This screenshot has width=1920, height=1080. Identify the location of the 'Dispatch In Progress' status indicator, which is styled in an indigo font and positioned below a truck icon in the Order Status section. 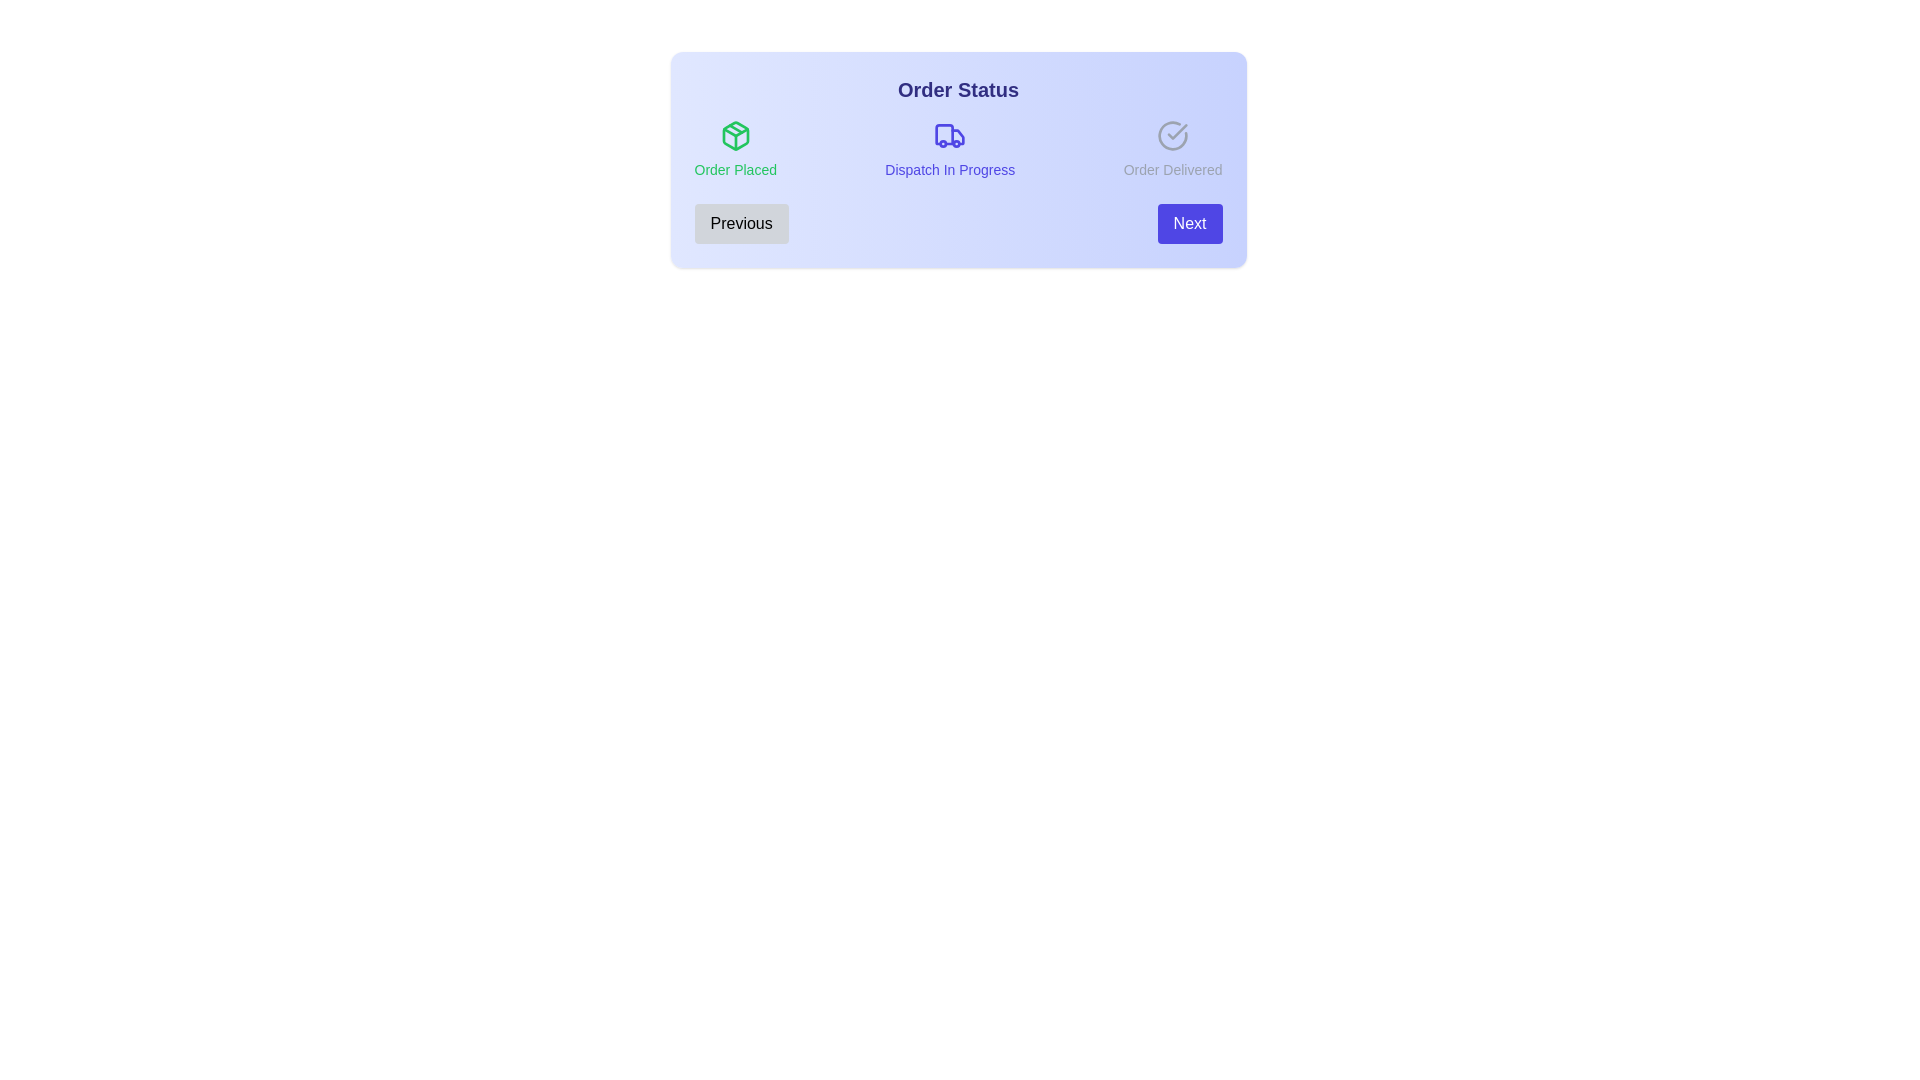
(949, 149).